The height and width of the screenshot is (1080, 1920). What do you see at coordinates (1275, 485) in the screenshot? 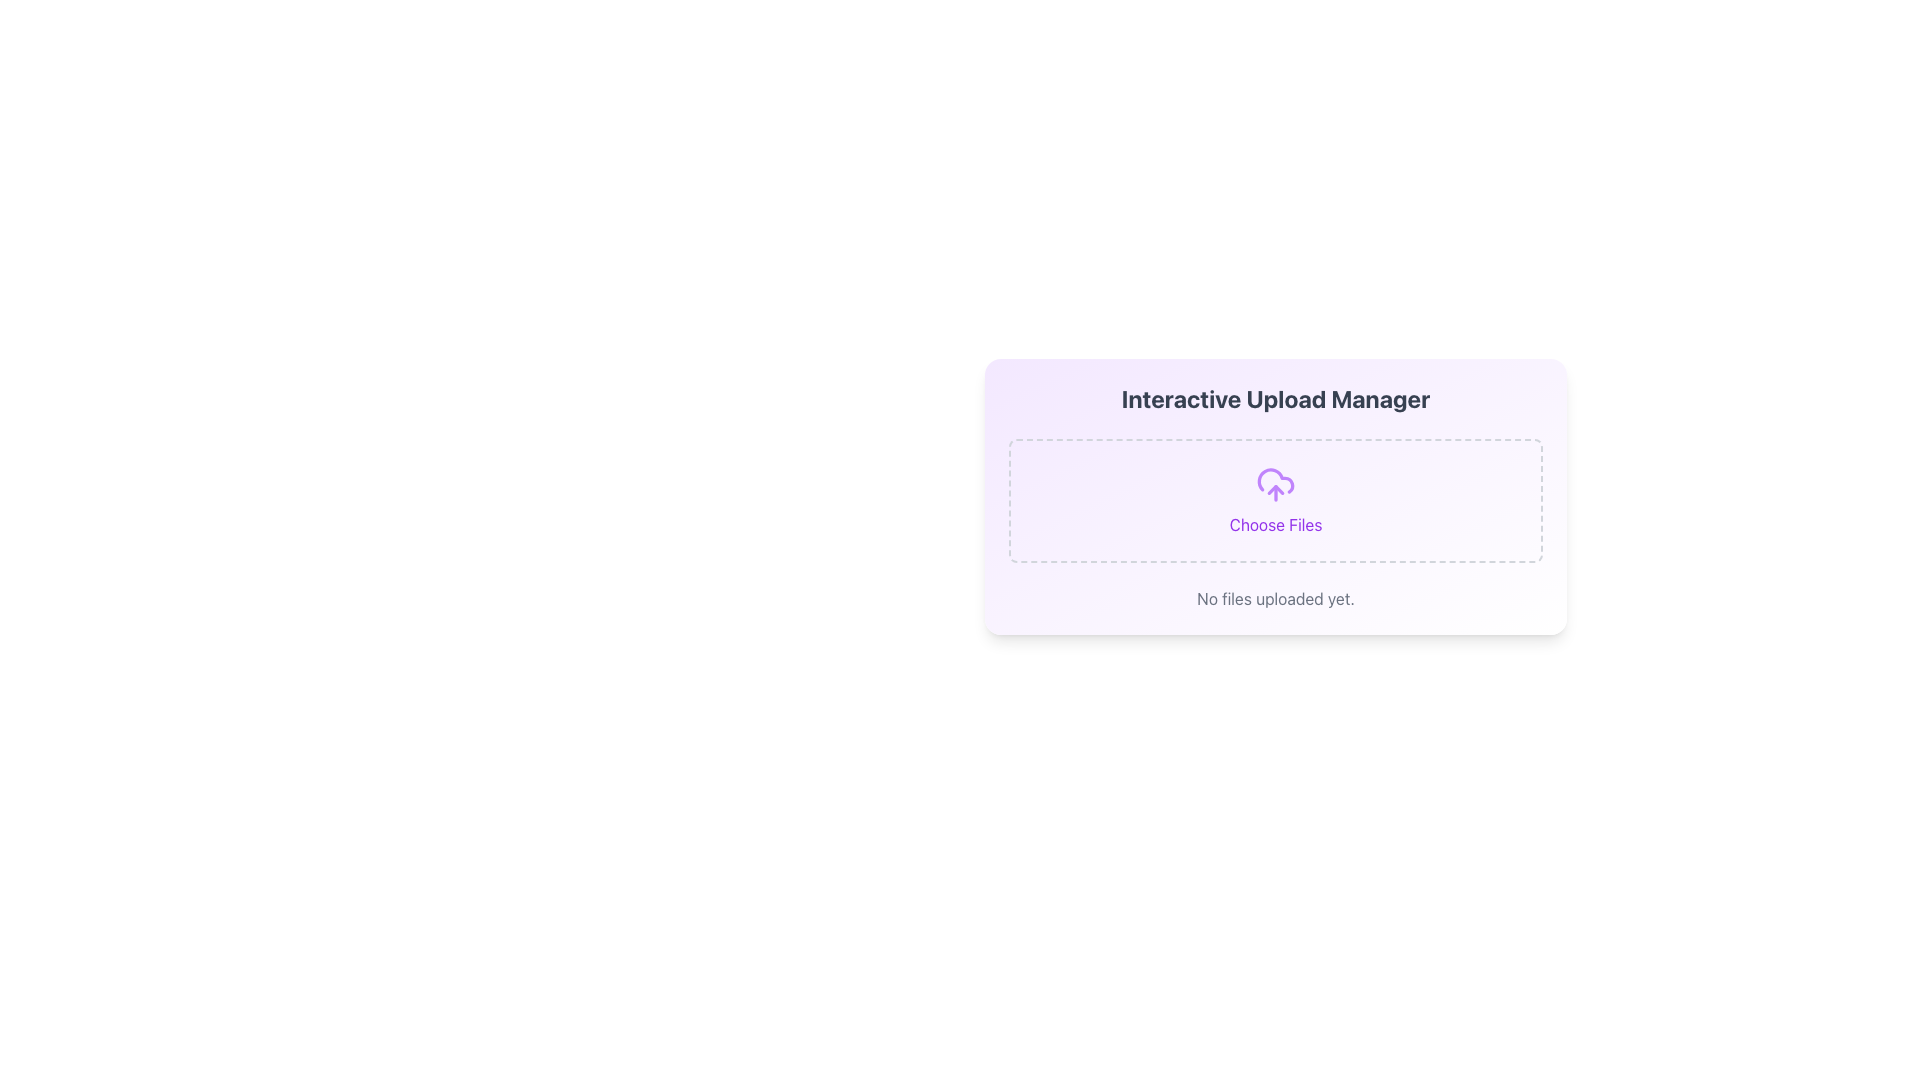
I see `the upload SVG icon located within the dashed-bordered section labeled 'Choose Files' under the 'Interactive Upload Manager' heading` at bounding box center [1275, 485].